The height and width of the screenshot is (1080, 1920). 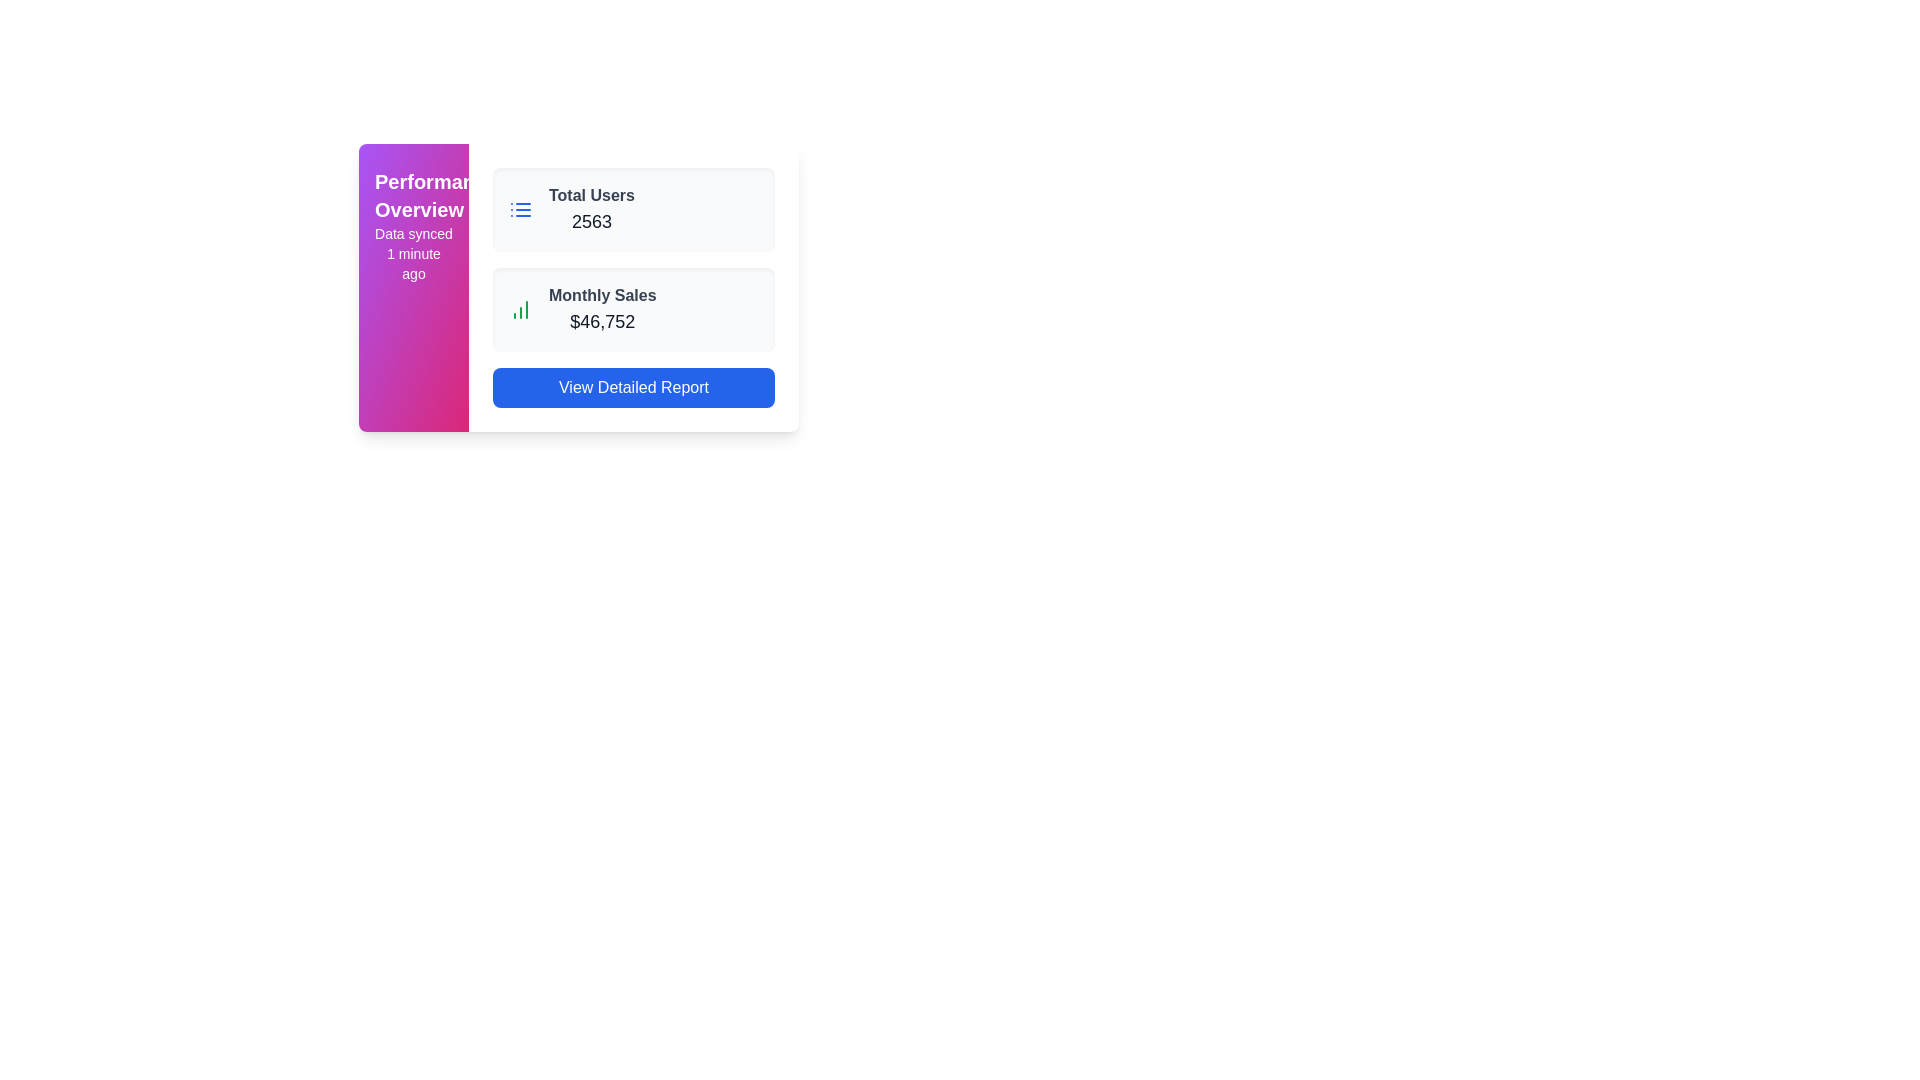 What do you see at coordinates (590, 222) in the screenshot?
I see `static text indicating the total number of users, which is displayed in bold numeric format below the label 'Total Users' on a white card layout to the right of the purple side panel titled 'Performance Overview'` at bounding box center [590, 222].